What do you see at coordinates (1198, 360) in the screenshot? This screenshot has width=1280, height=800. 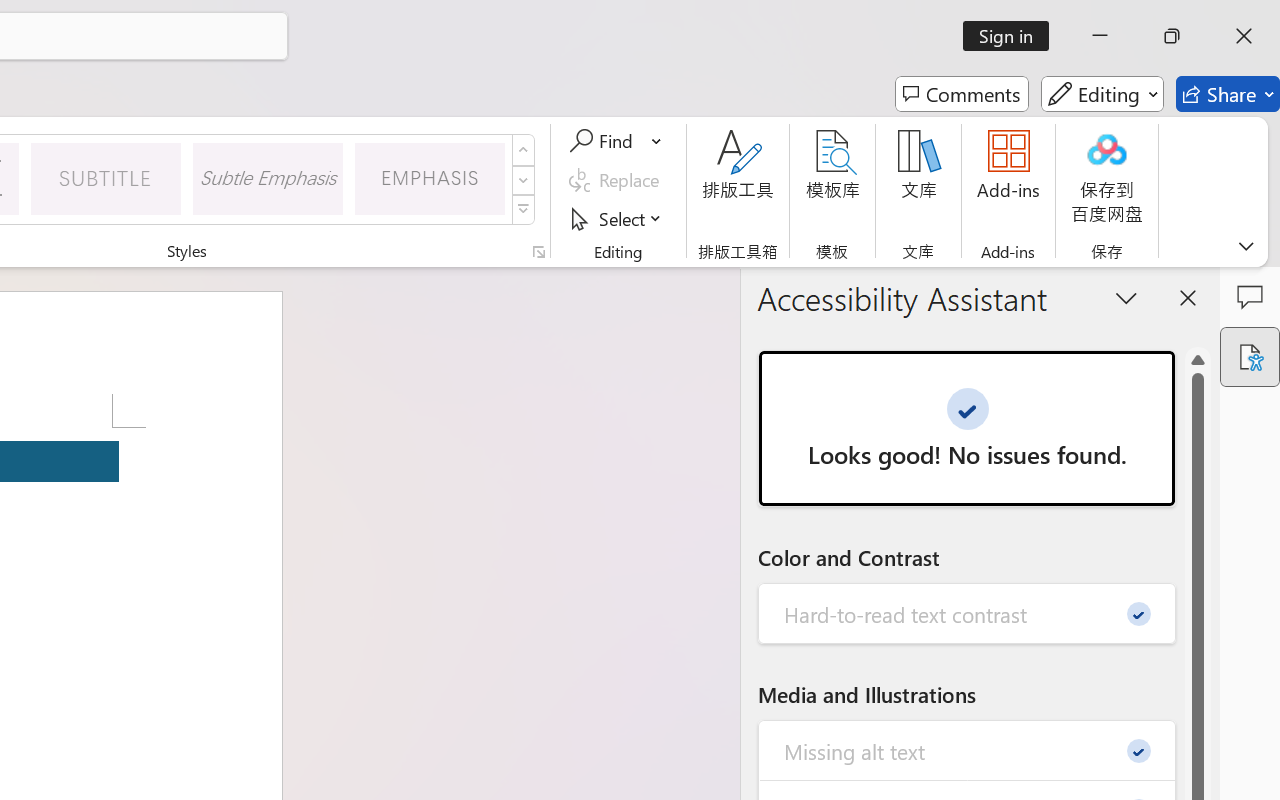 I see `'Line up'` at bounding box center [1198, 360].